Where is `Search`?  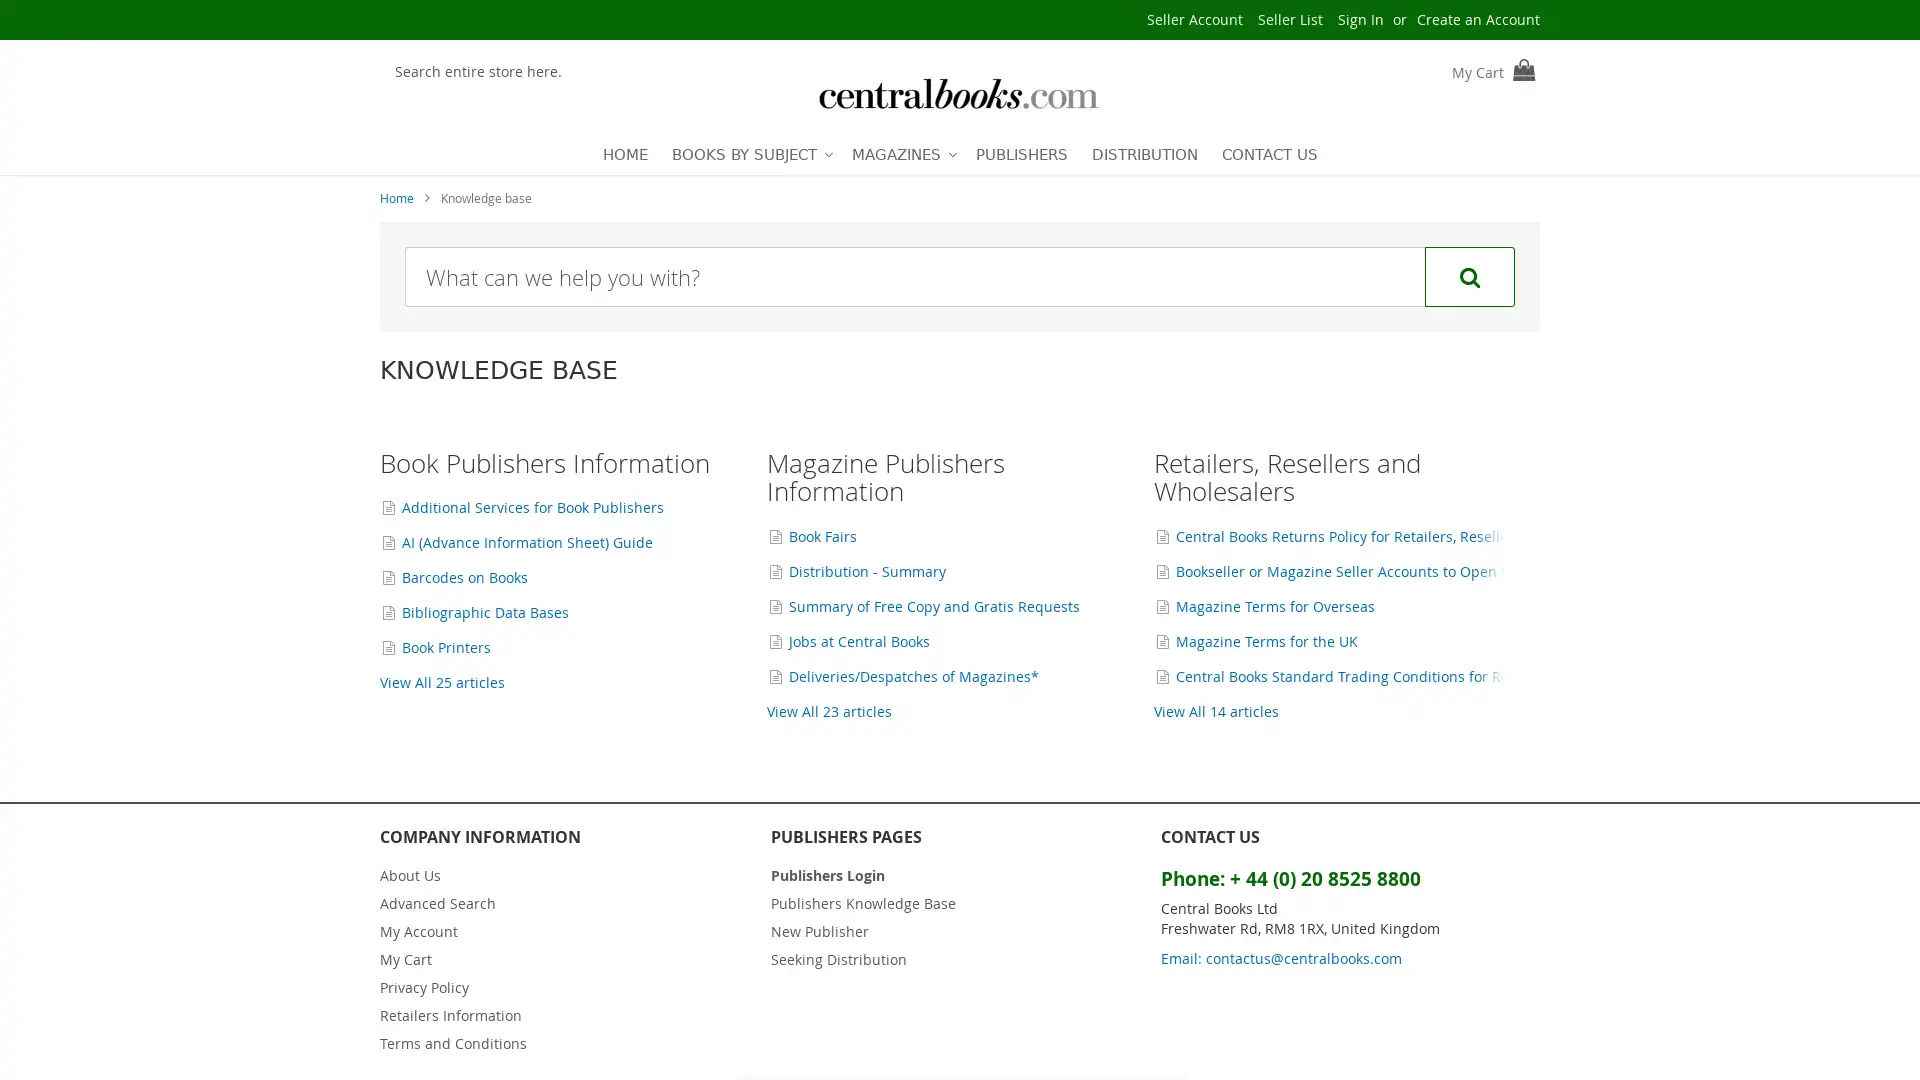 Search is located at coordinates (616, 68).